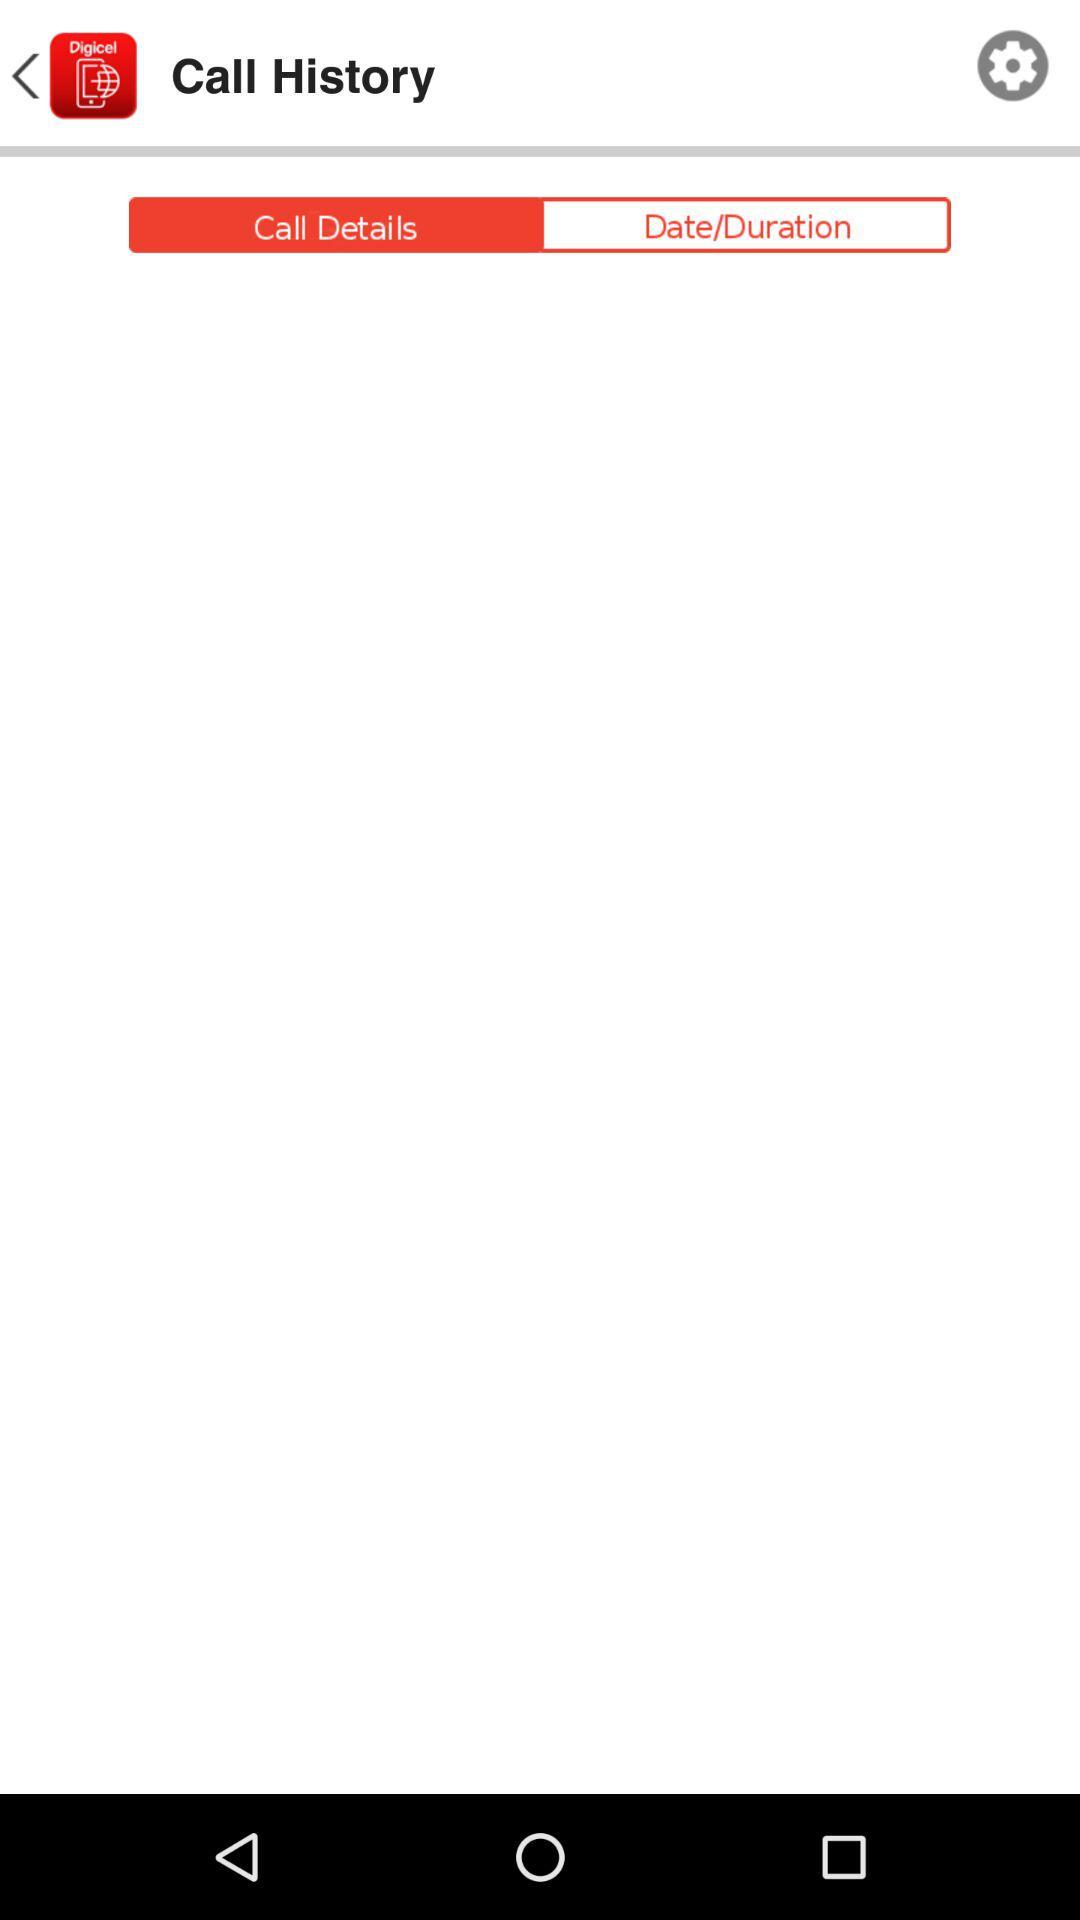  What do you see at coordinates (1013, 66) in the screenshot?
I see `the item to the right of call history app` at bounding box center [1013, 66].